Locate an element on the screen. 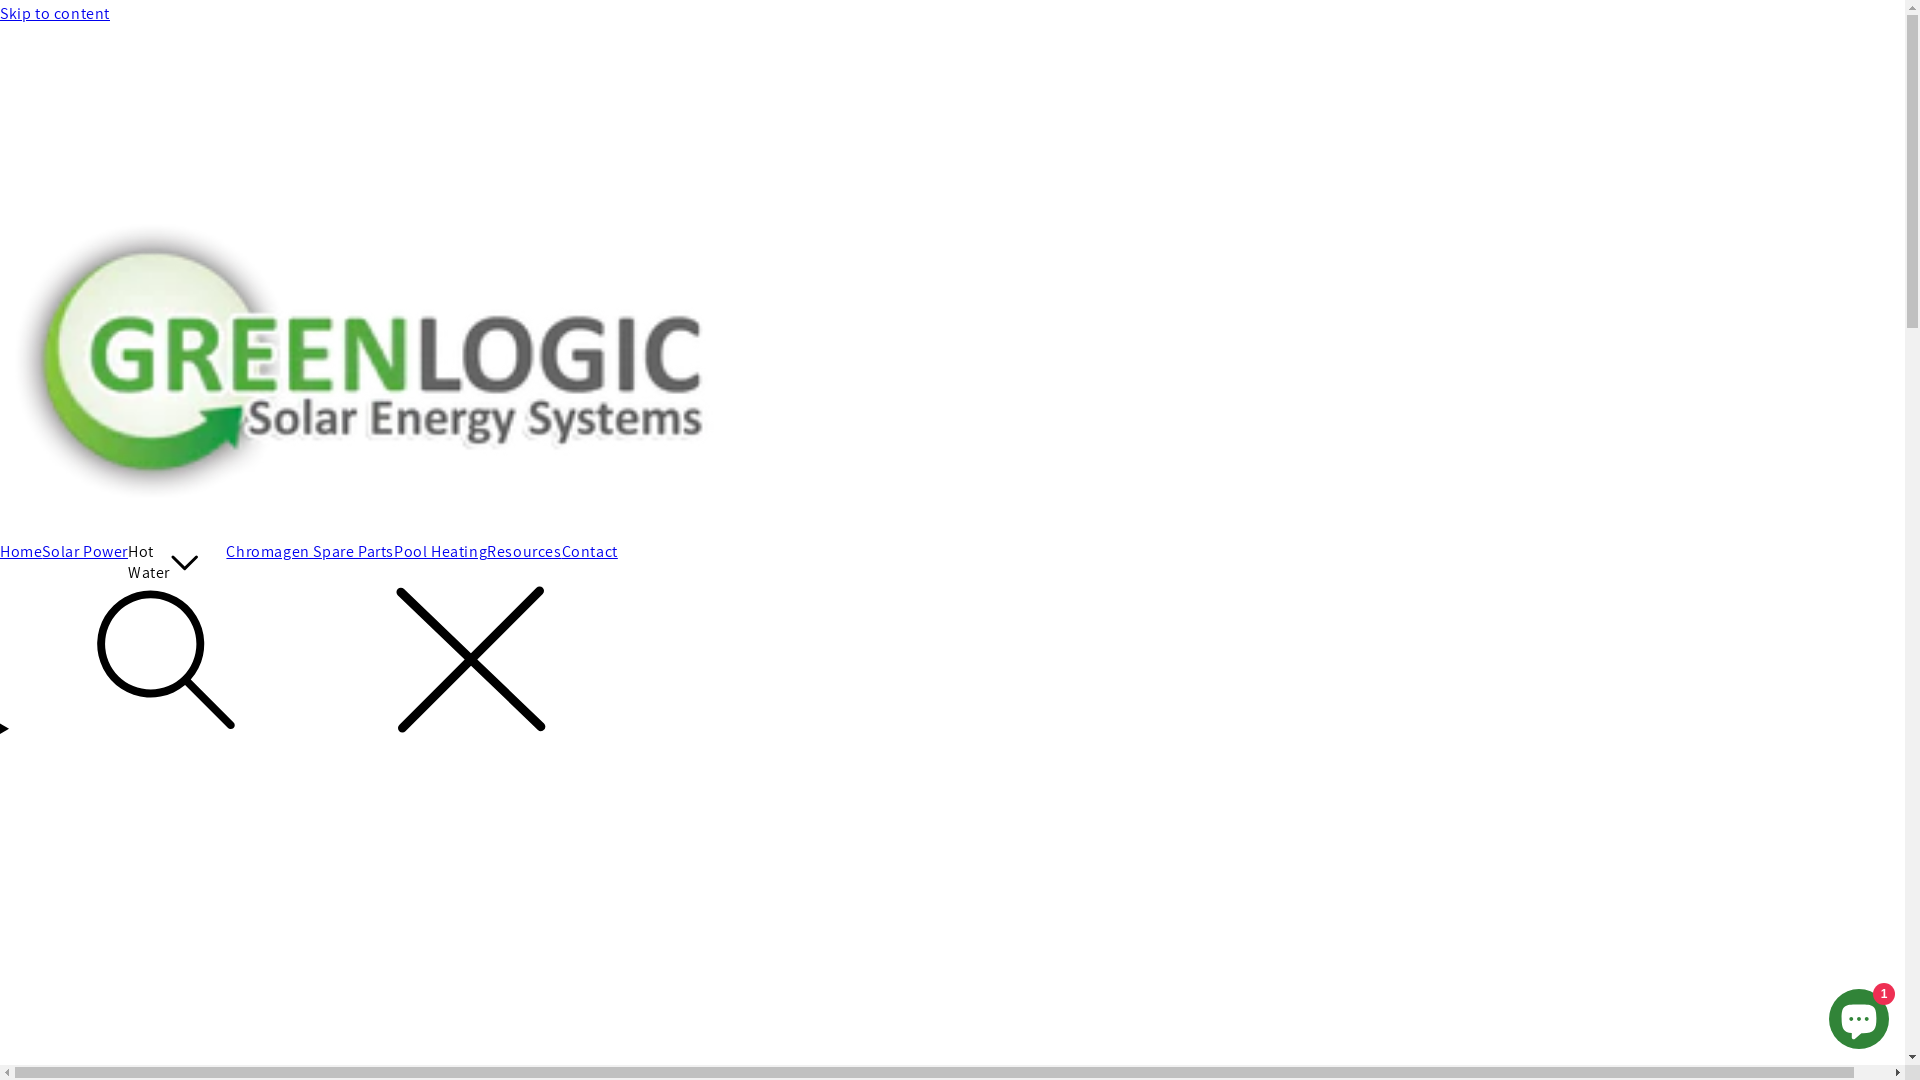  'Shopify online store chat' is located at coordinates (1857, 1014).